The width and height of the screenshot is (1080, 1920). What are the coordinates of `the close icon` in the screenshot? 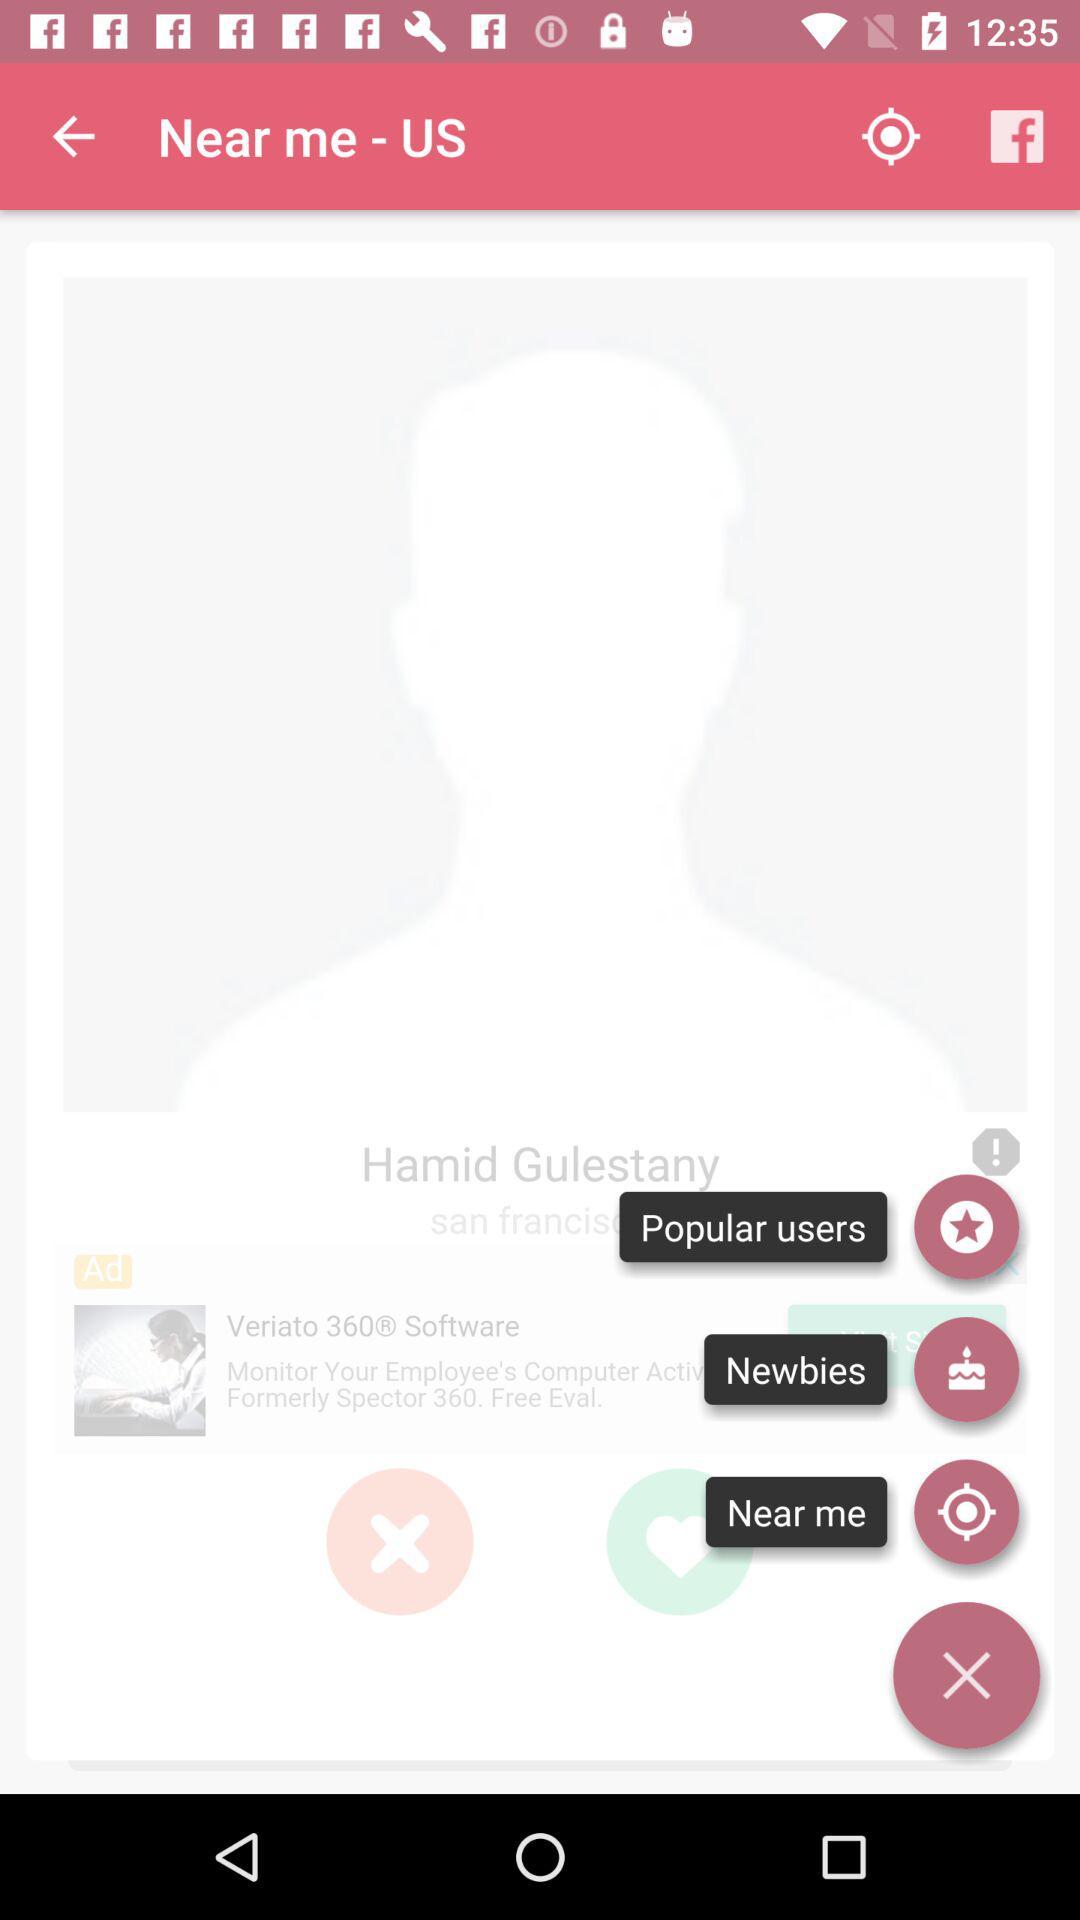 It's located at (965, 1675).